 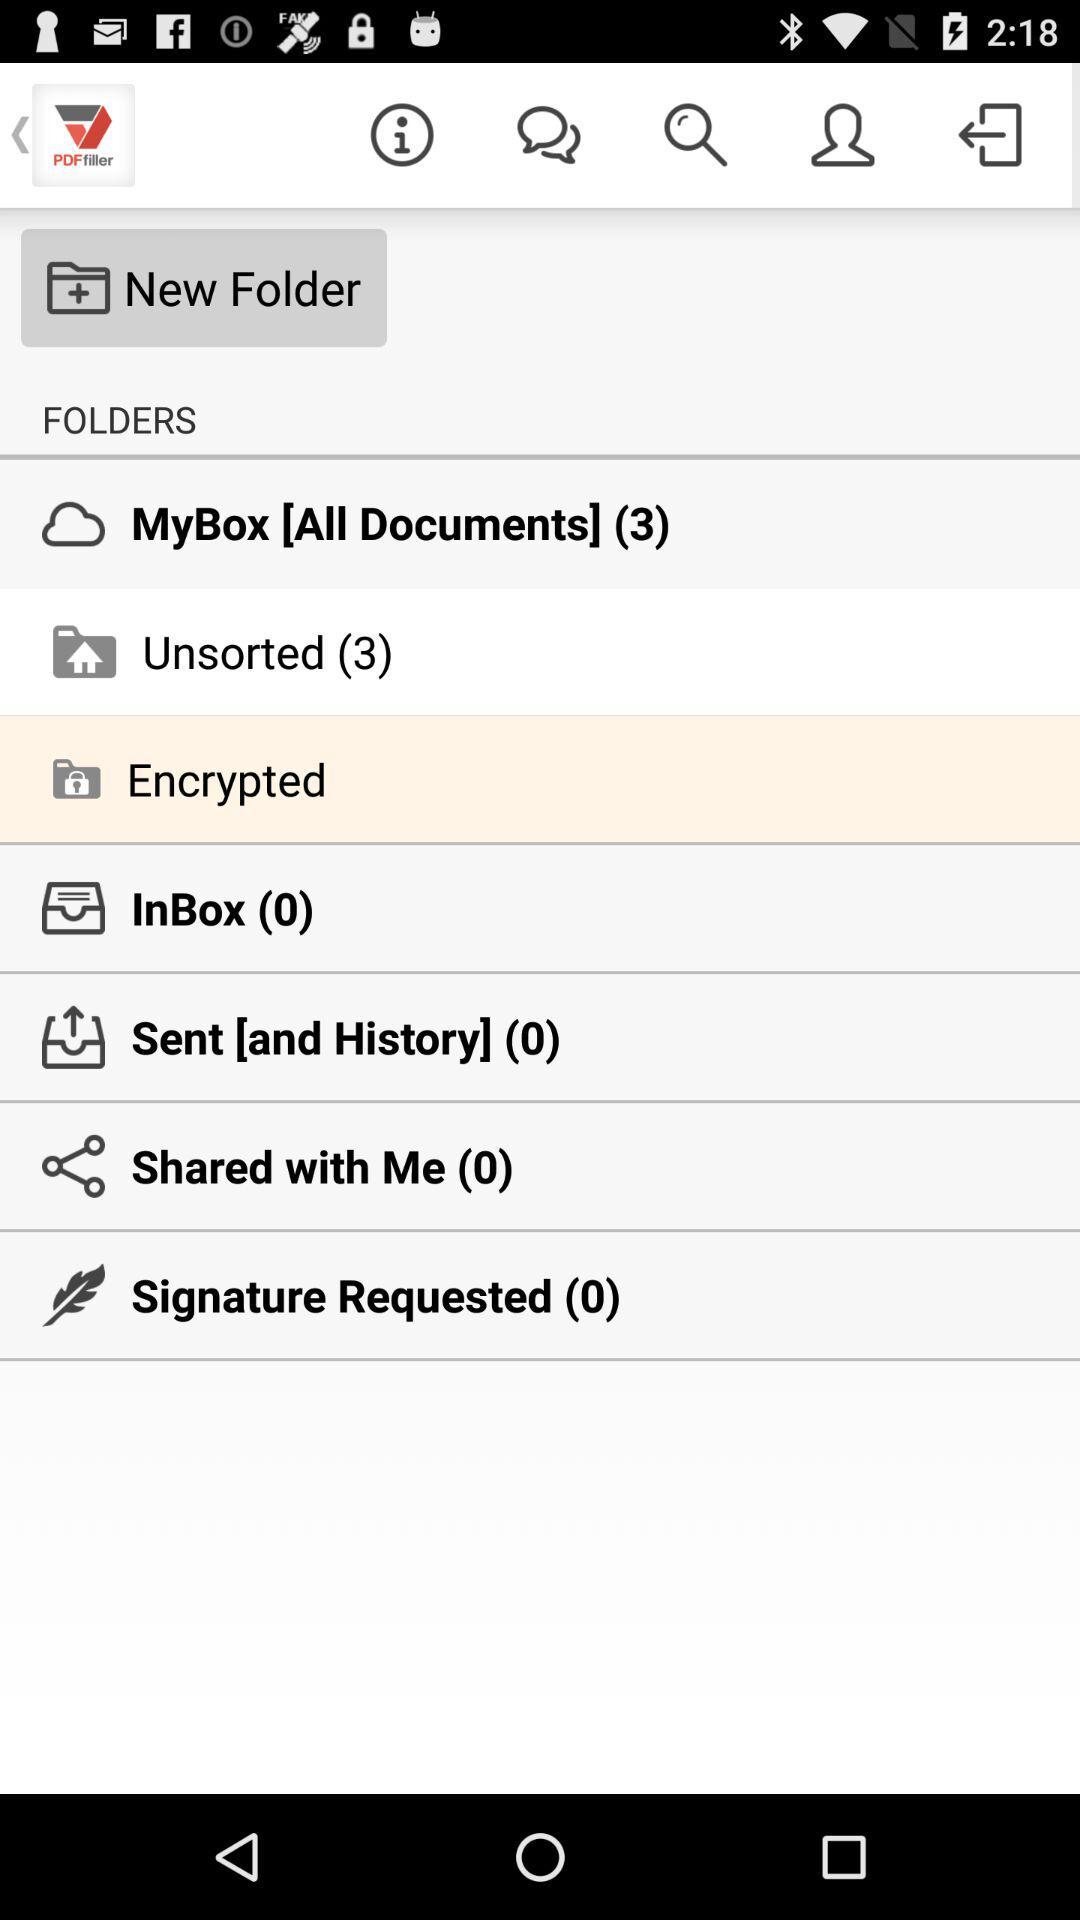 I want to click on signature requested (0) icon, so click(x=540, y=1295).